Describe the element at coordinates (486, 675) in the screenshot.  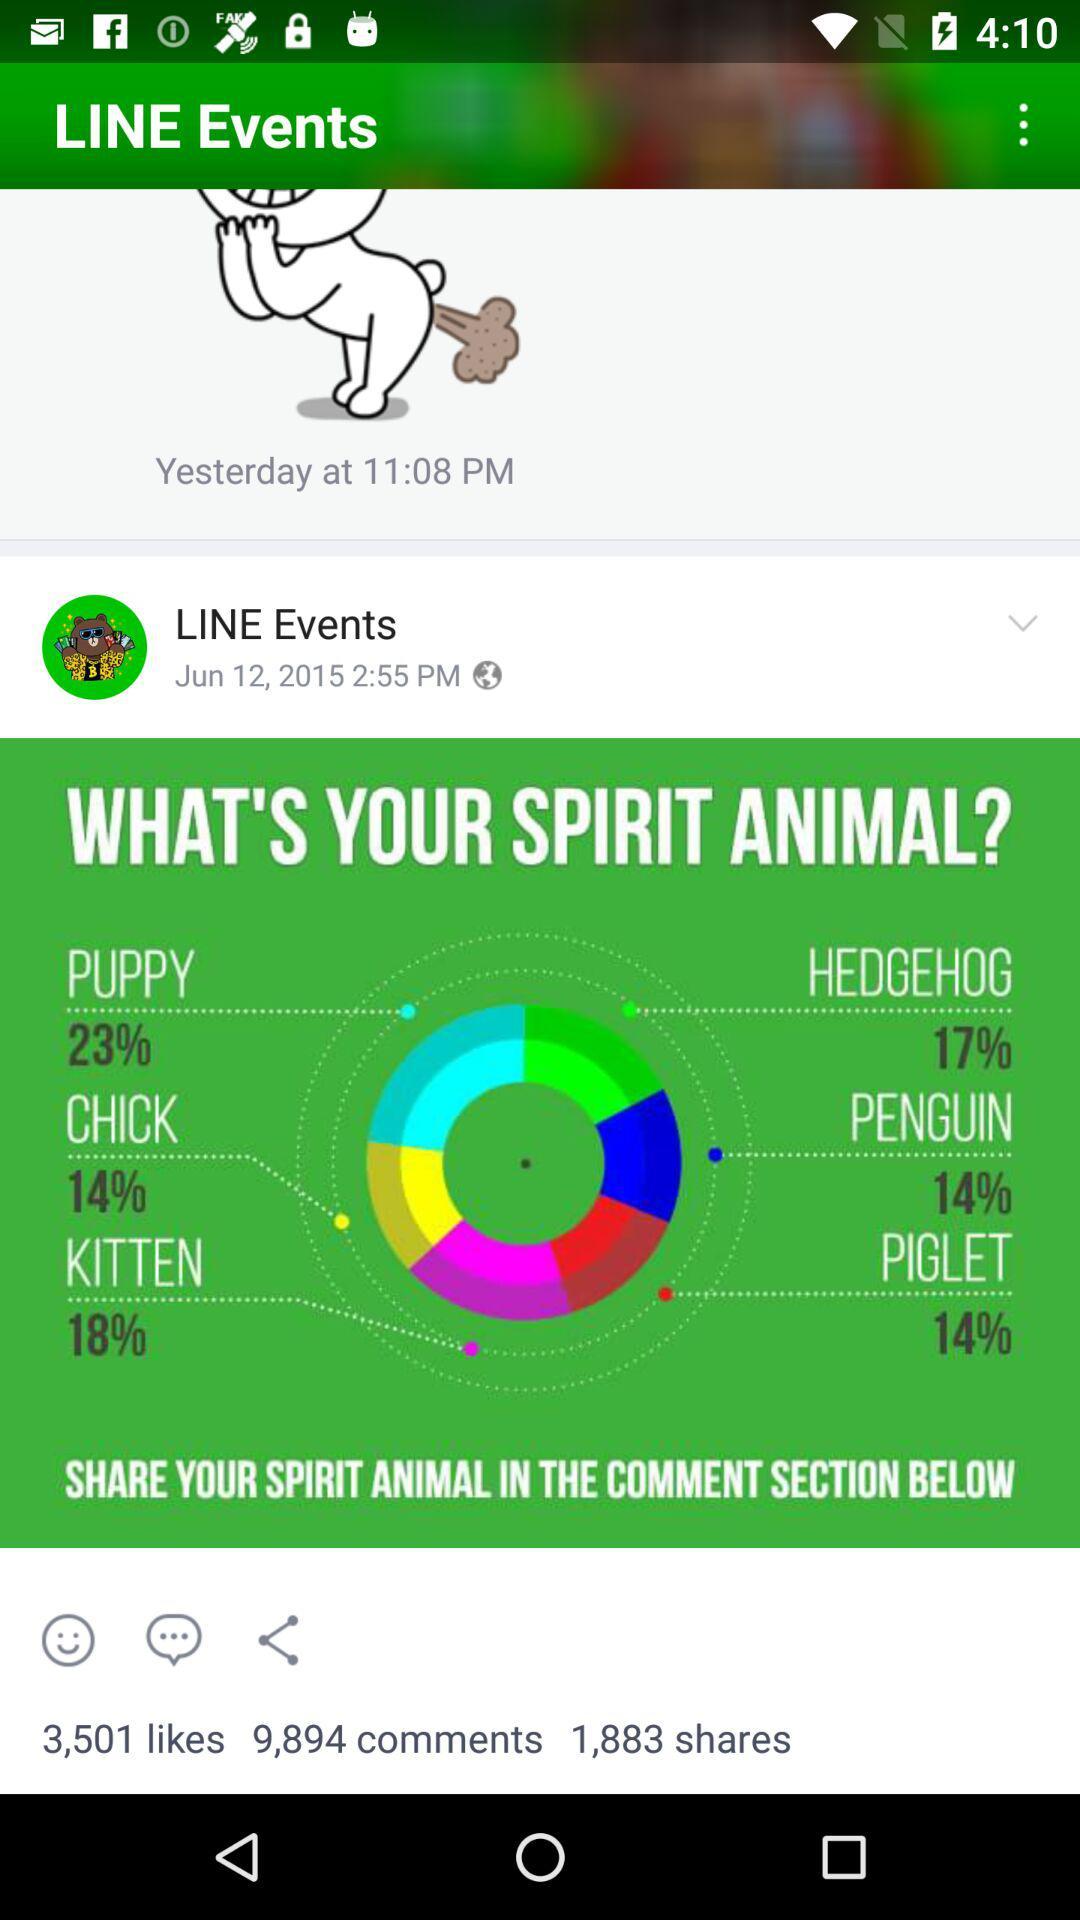
I see `earth internet symbol` at that location.